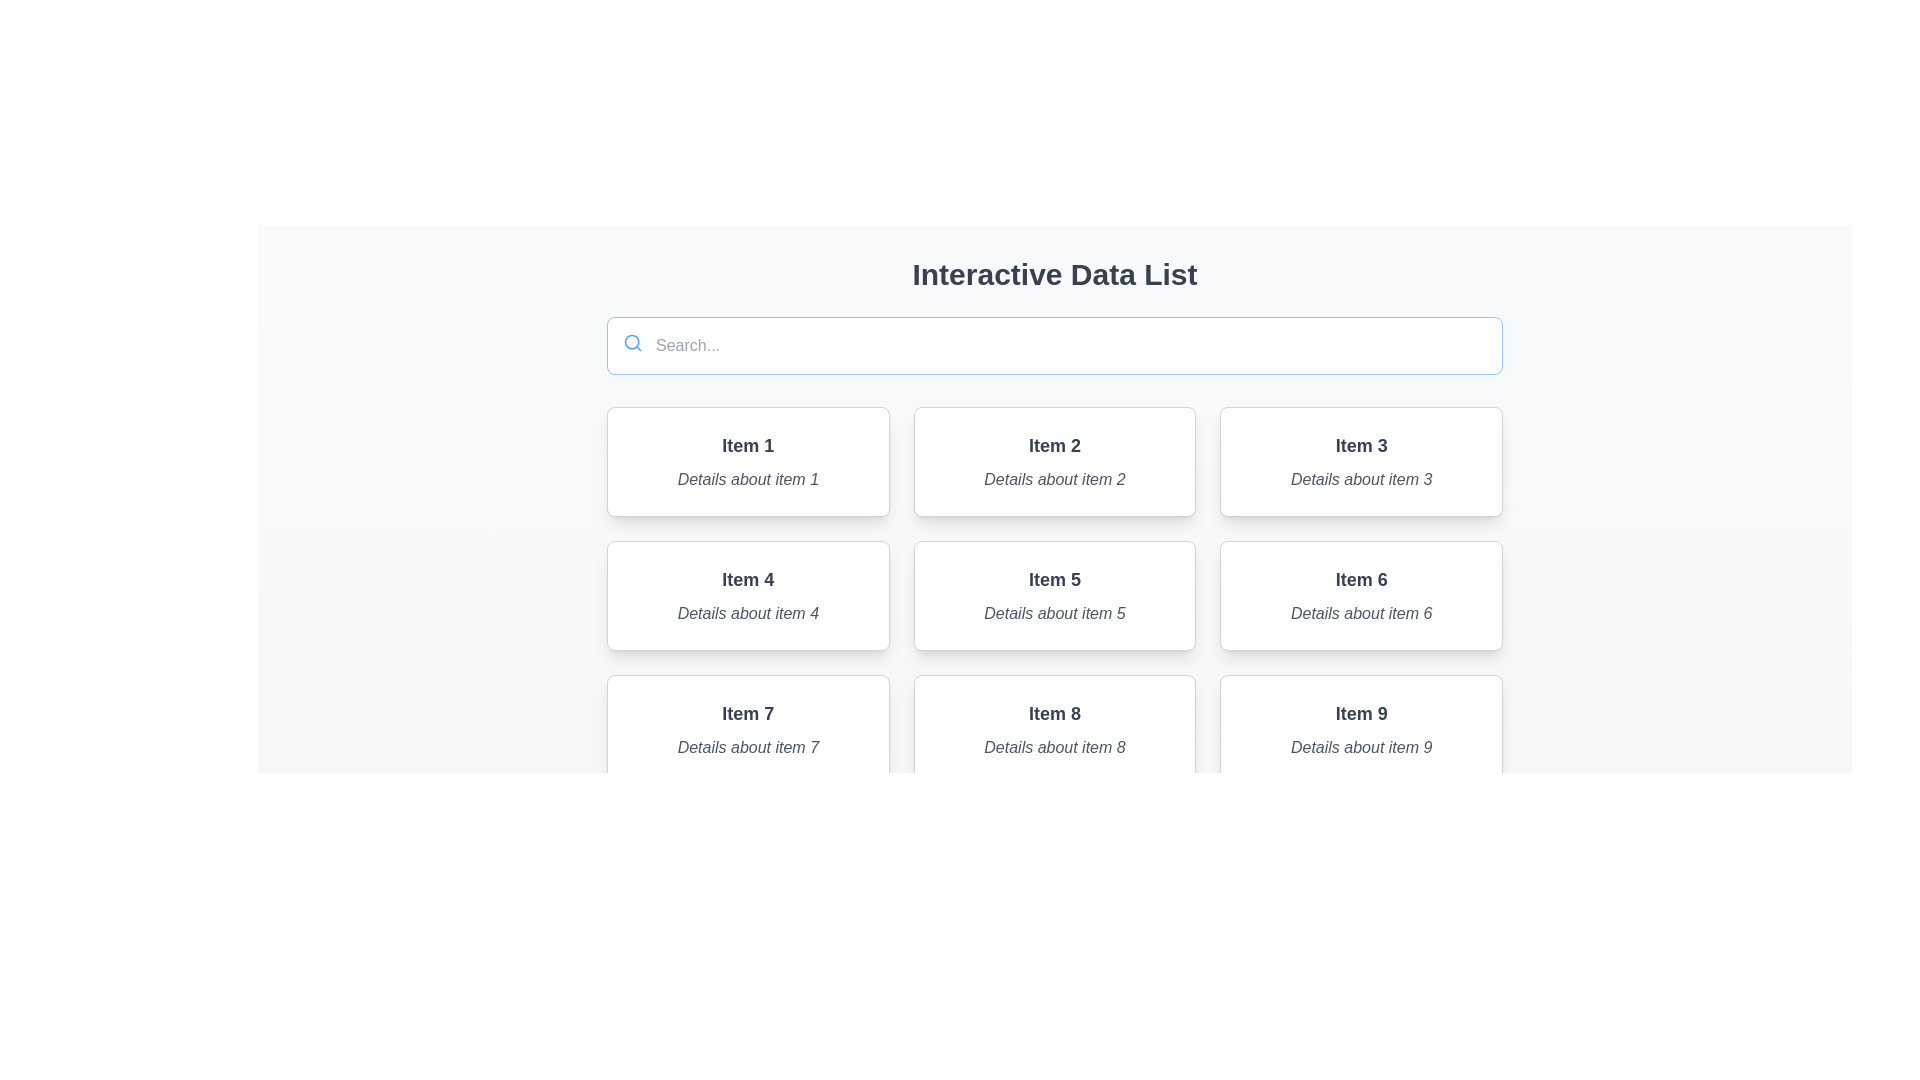  I want to click on the text label or heading that serves as the title for the card labeled 'Item 6 Details about item 6', located at the top of the card in the second row, third column of the grid layout, so click(1360, 579).